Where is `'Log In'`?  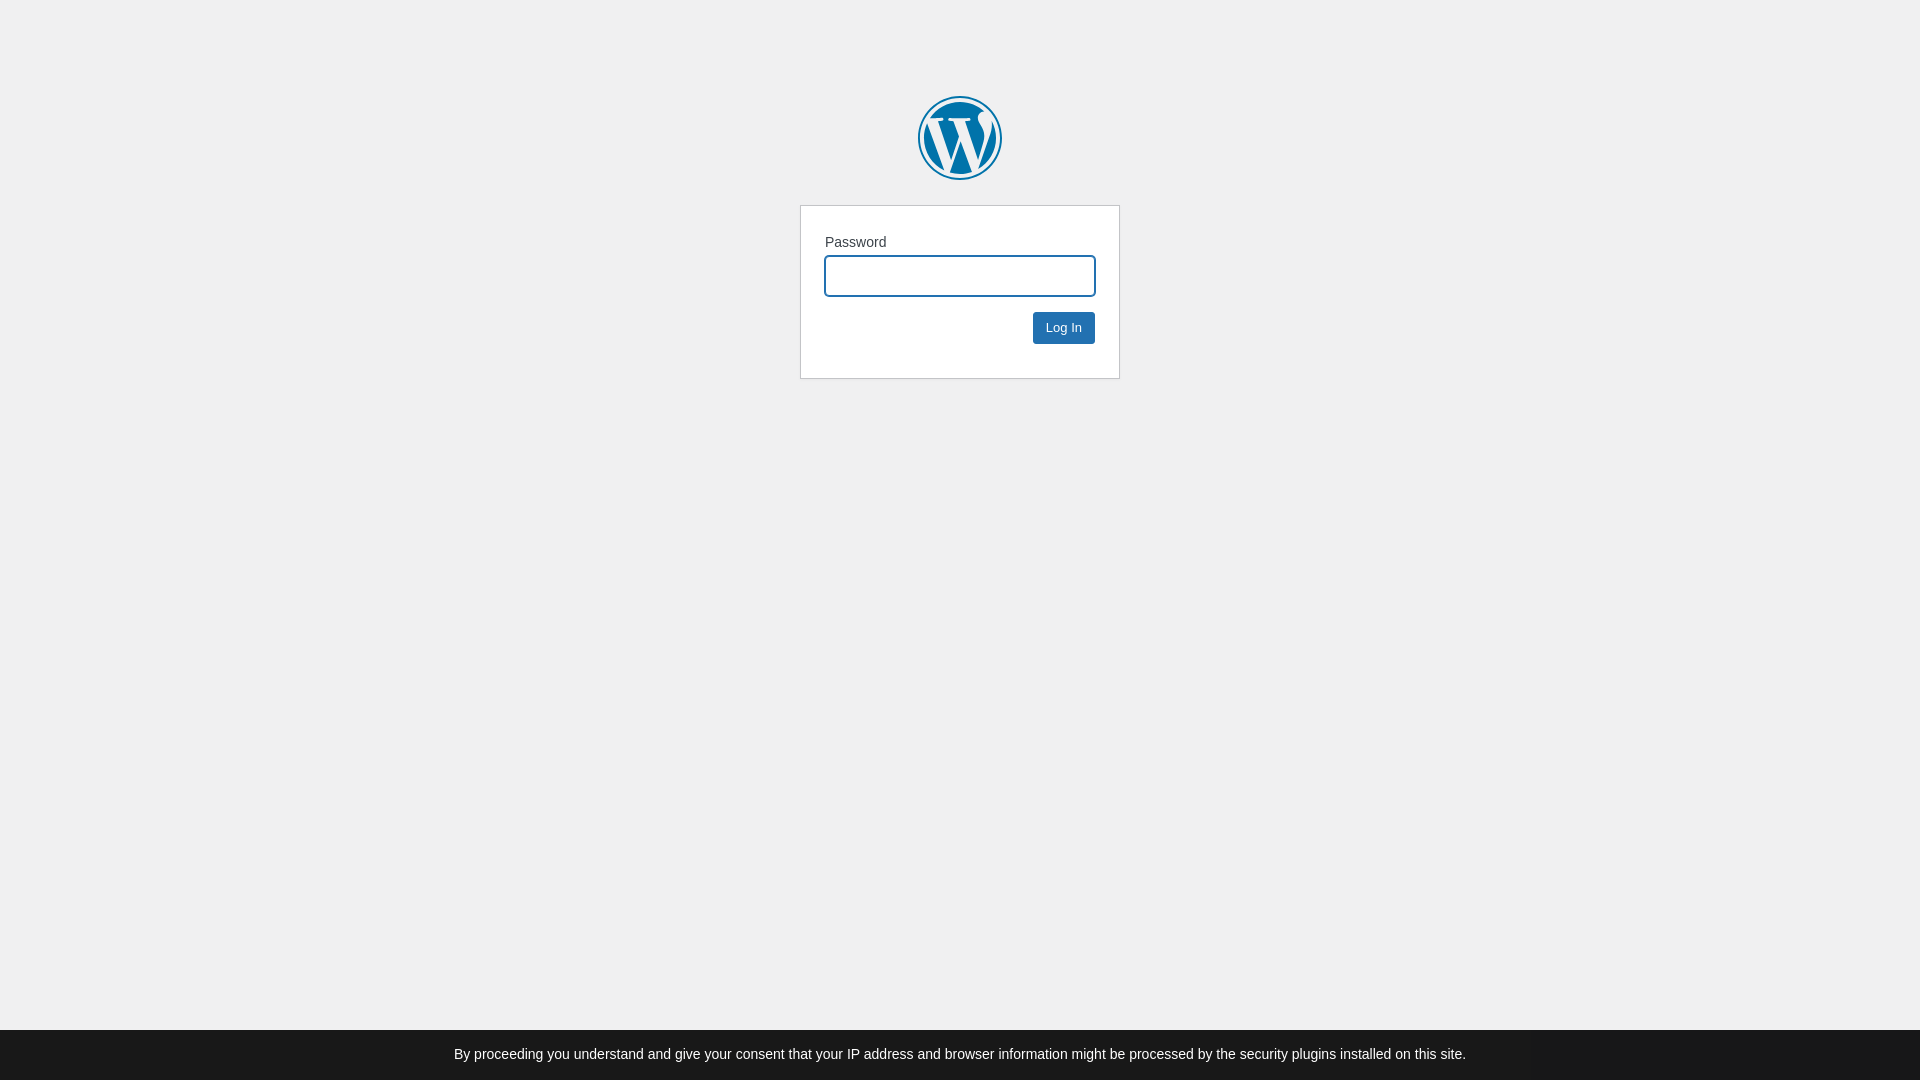 'Log In' is located at coordinates (1063, 326).